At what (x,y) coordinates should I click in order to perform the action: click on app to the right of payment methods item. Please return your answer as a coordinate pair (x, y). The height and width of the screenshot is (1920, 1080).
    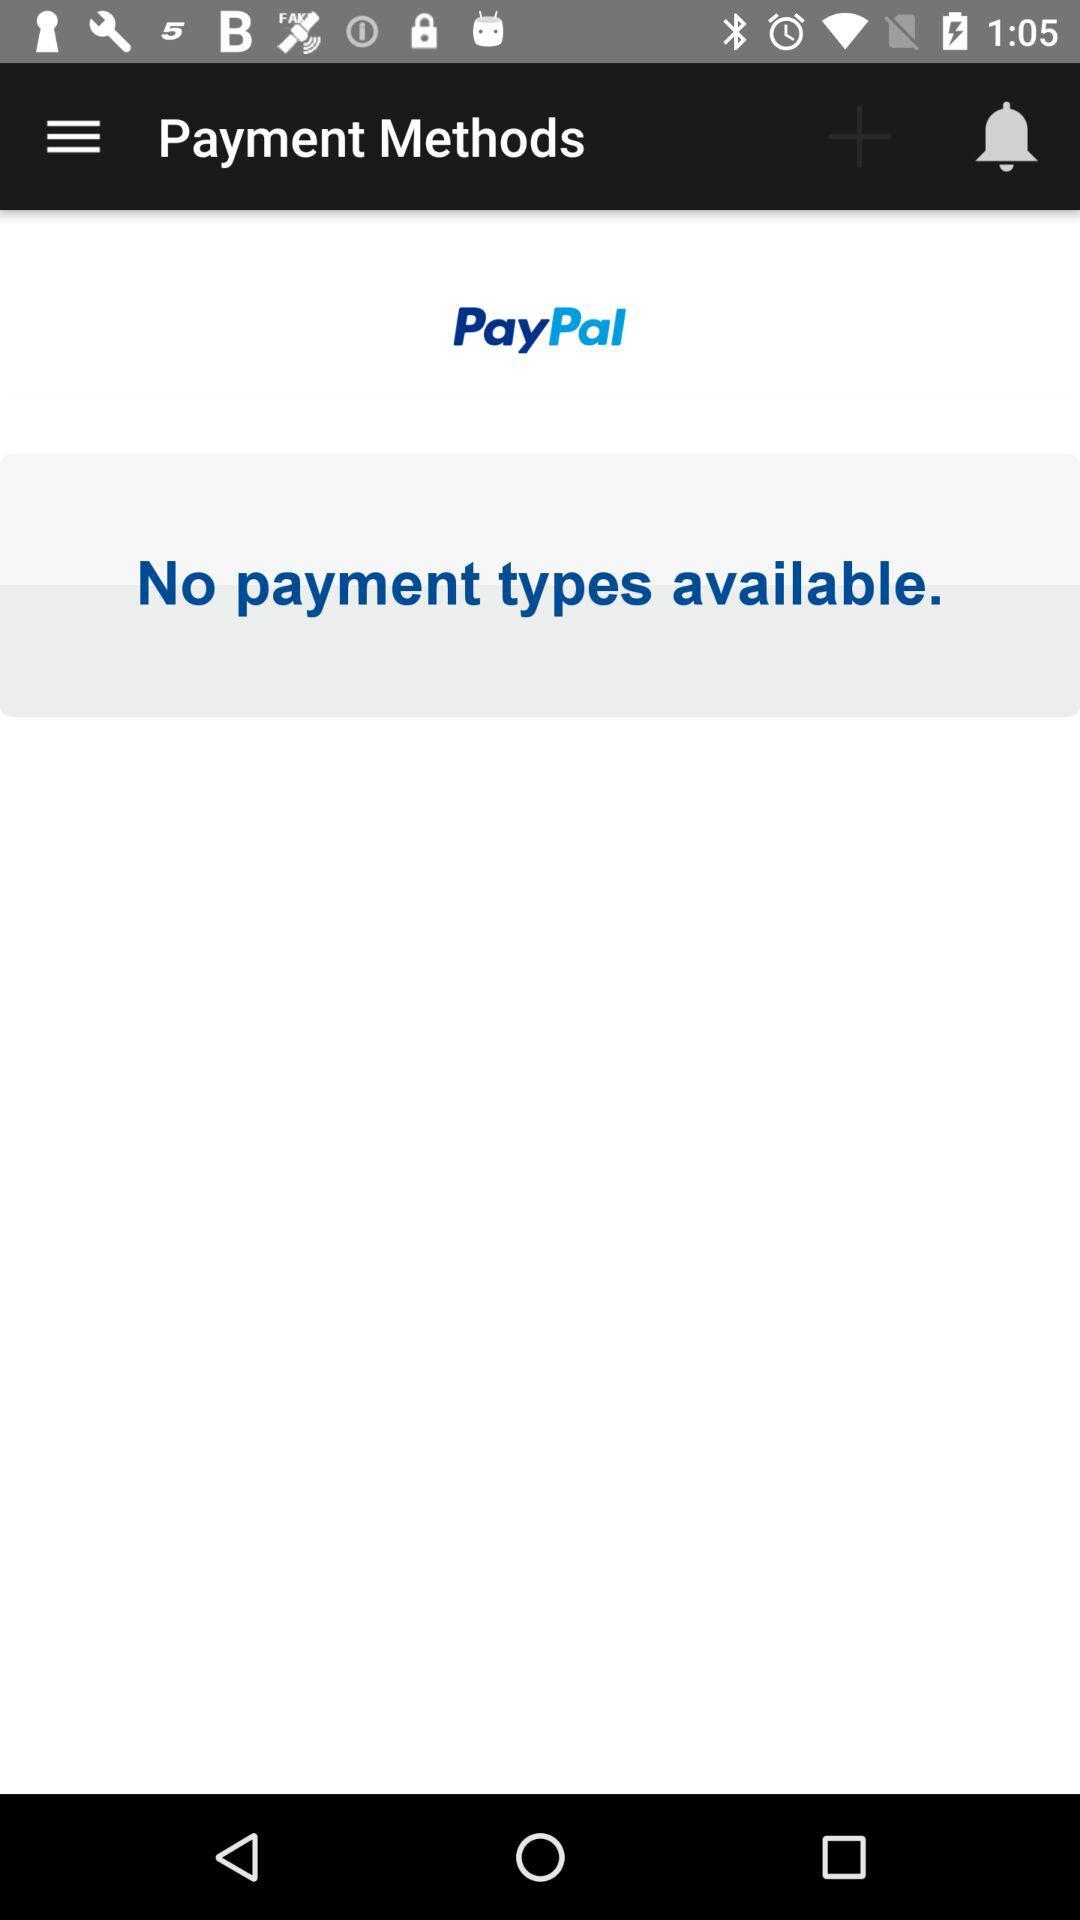
    Looking at the image, I should click on (858, 135).